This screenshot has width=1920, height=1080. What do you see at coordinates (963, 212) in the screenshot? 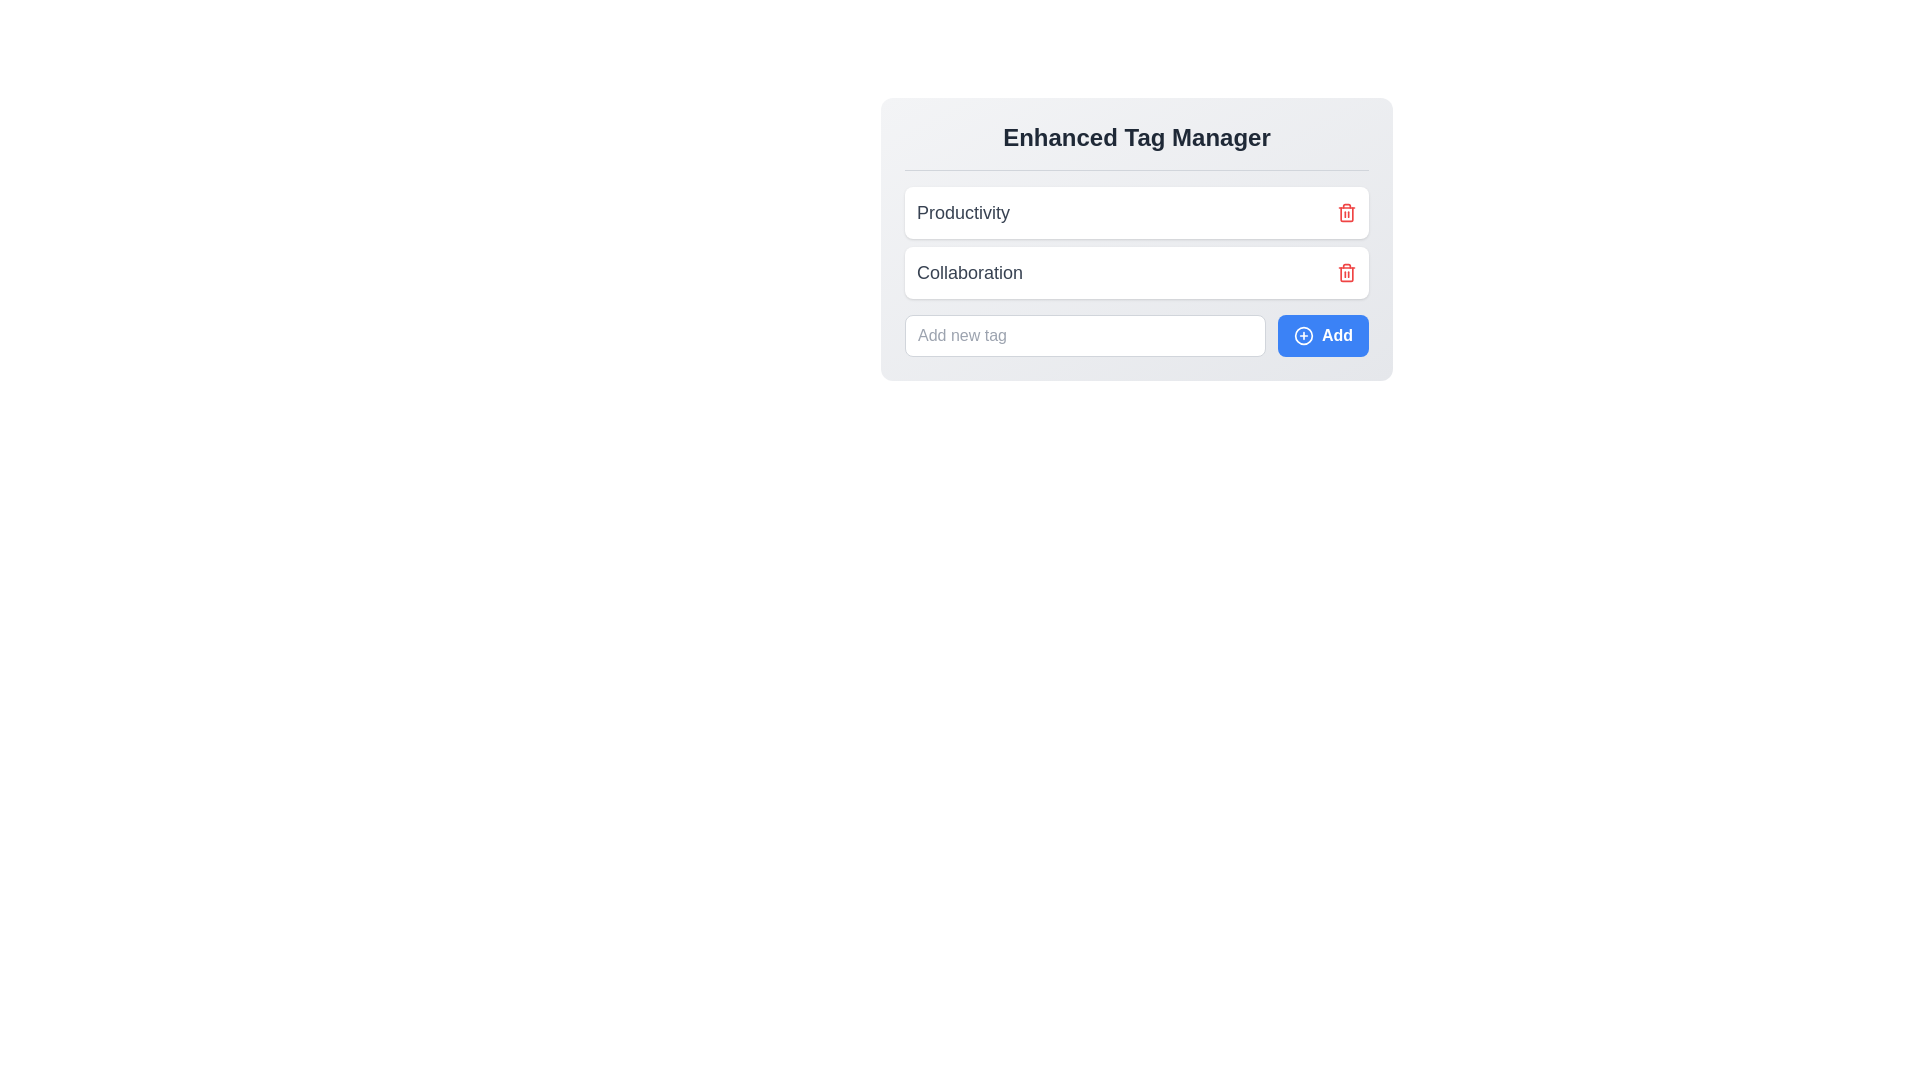
I see `the text label located in the top-left corner of the rounded white box, which identifies a tag or category` at bounding box center [963, 212].